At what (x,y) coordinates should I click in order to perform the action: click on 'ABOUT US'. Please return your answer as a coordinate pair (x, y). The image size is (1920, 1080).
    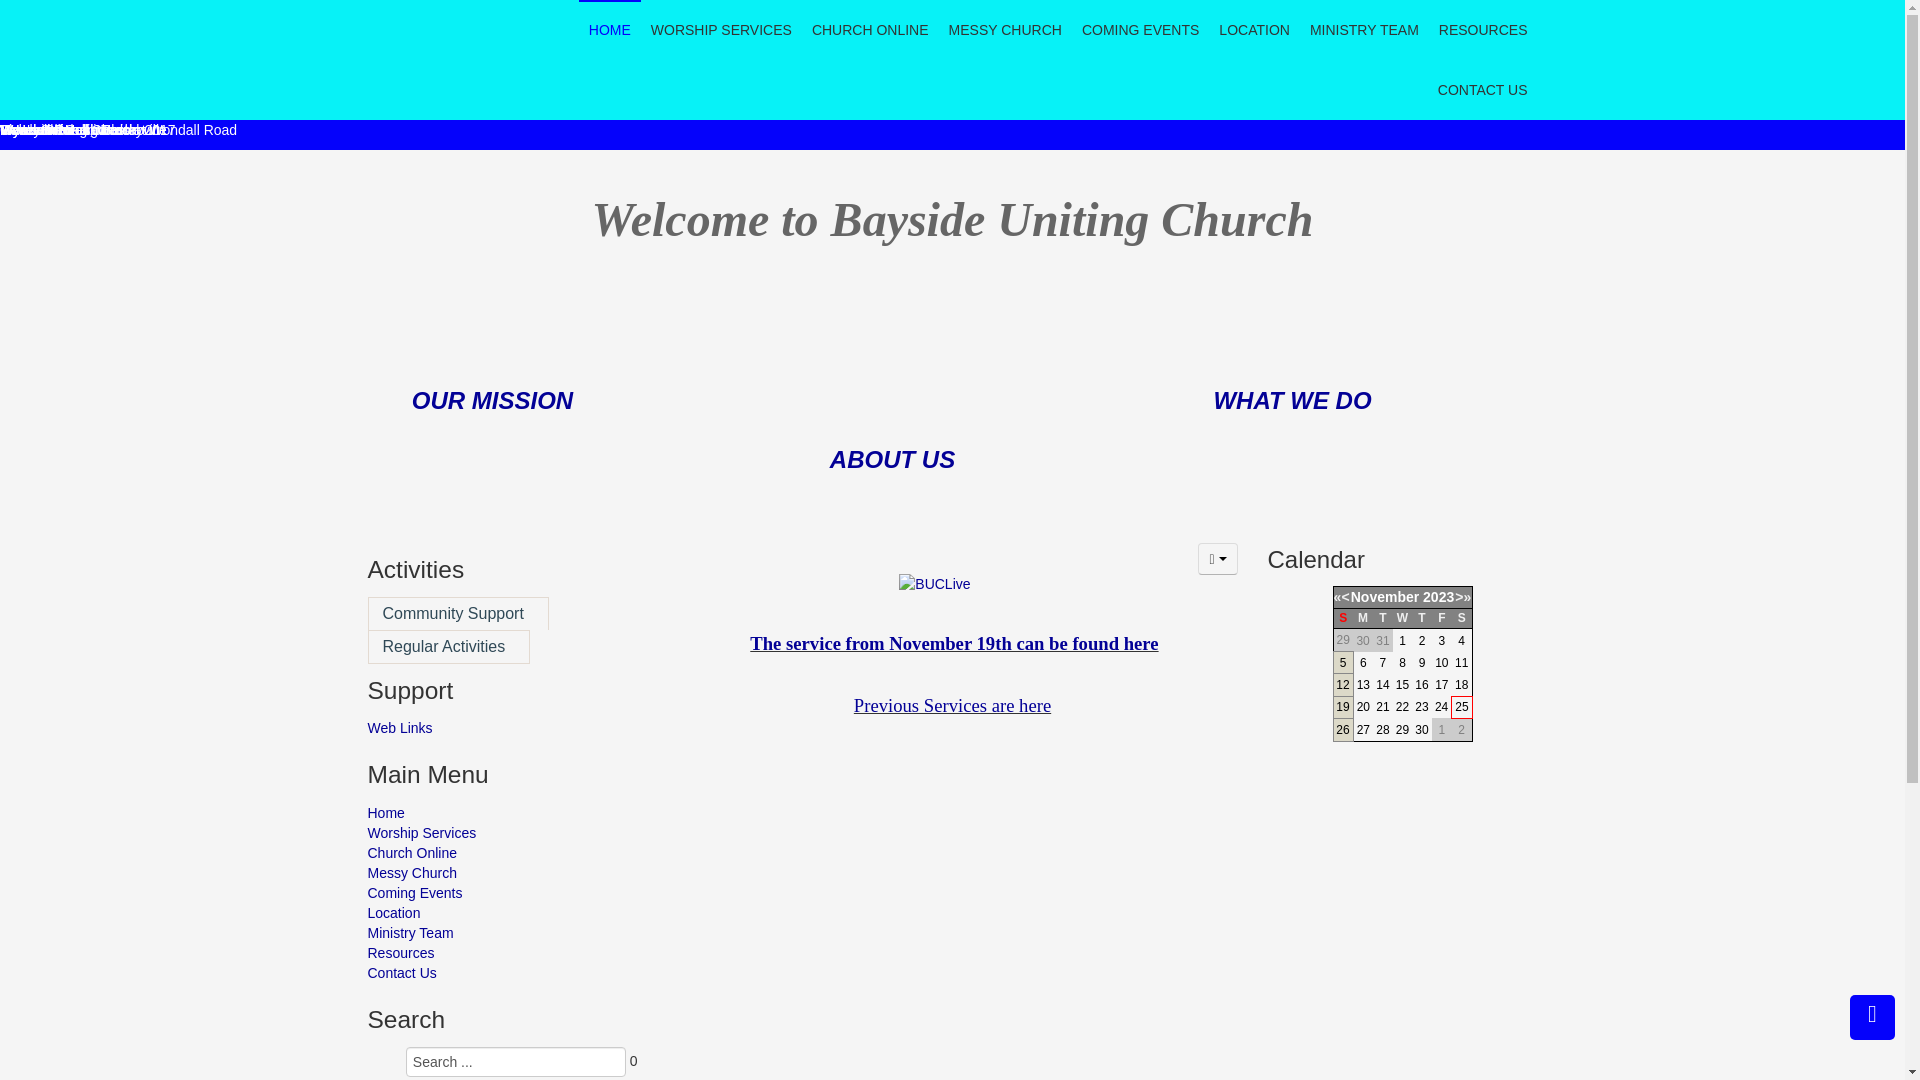
    Looking at the image, I should click on (891, 462).